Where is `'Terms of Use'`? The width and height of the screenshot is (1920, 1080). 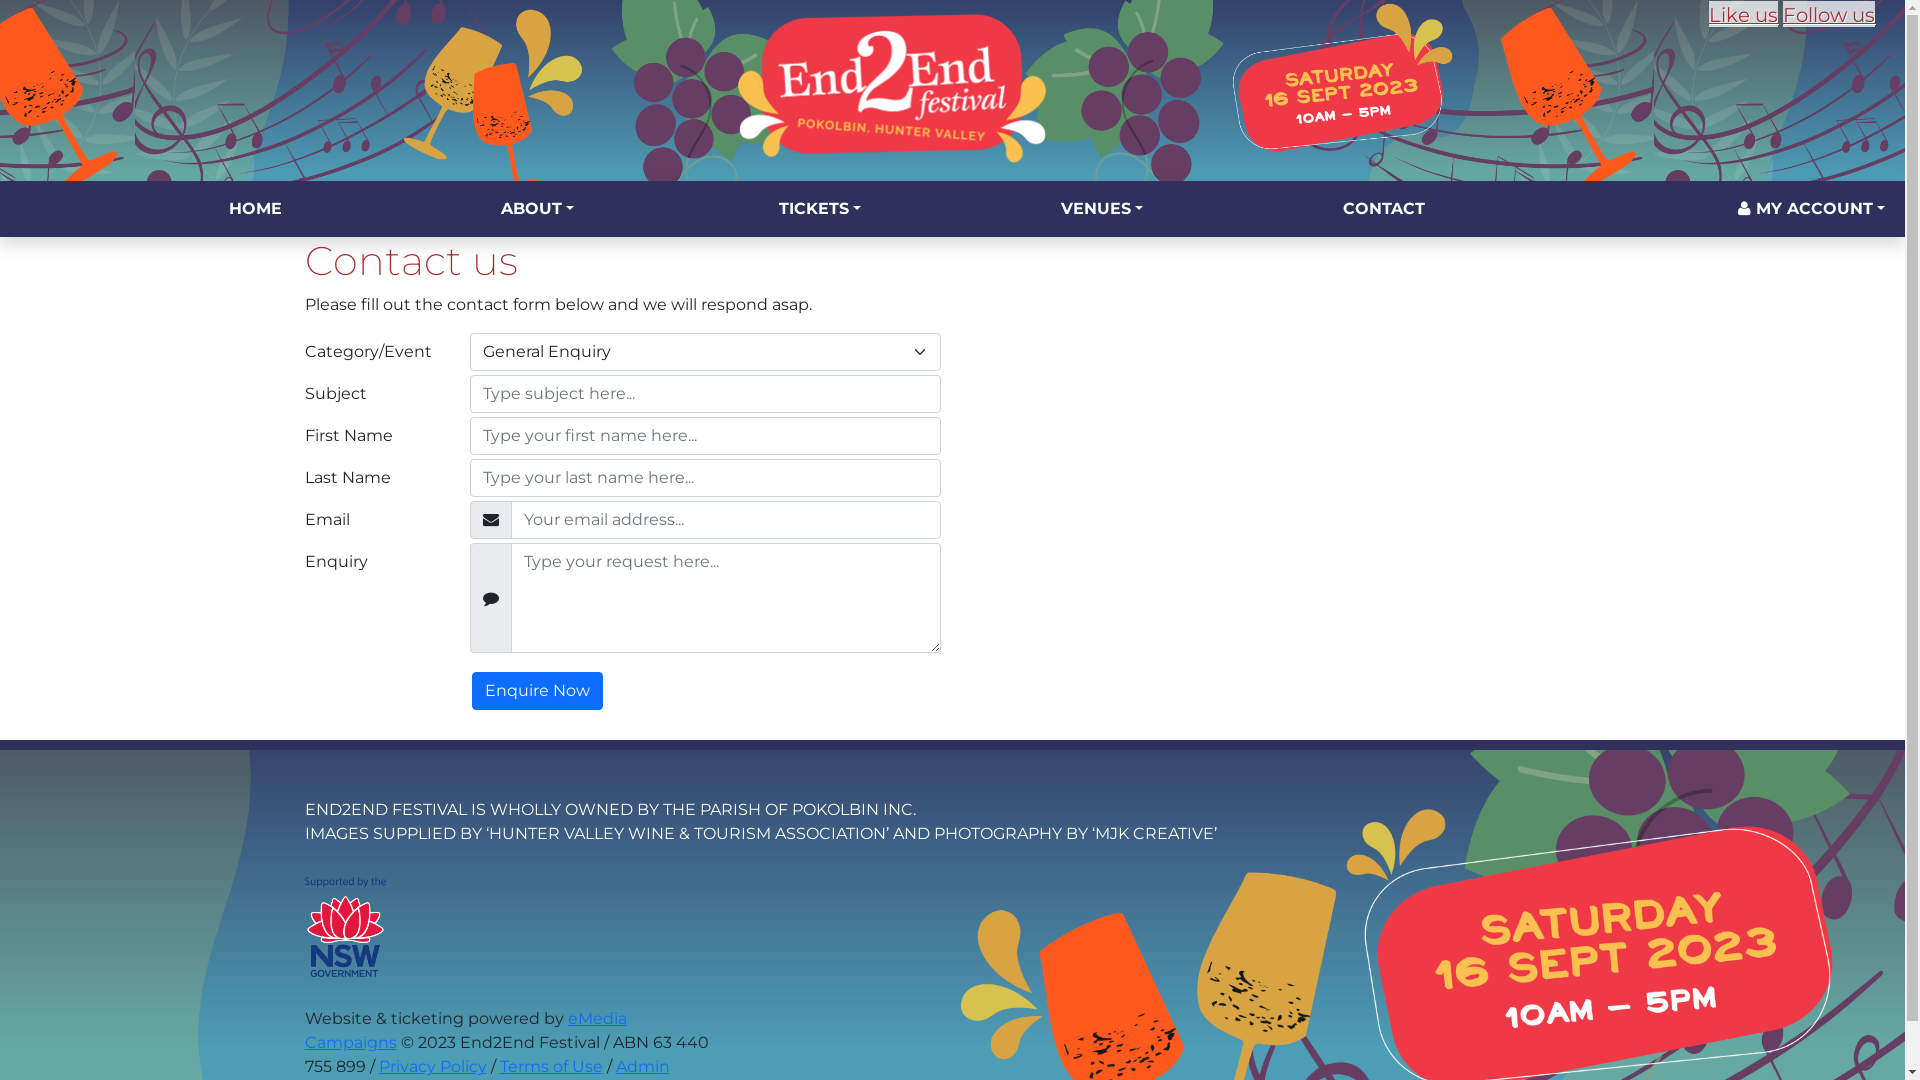 'Terms of Use' is located at coordinates (551, 1065).